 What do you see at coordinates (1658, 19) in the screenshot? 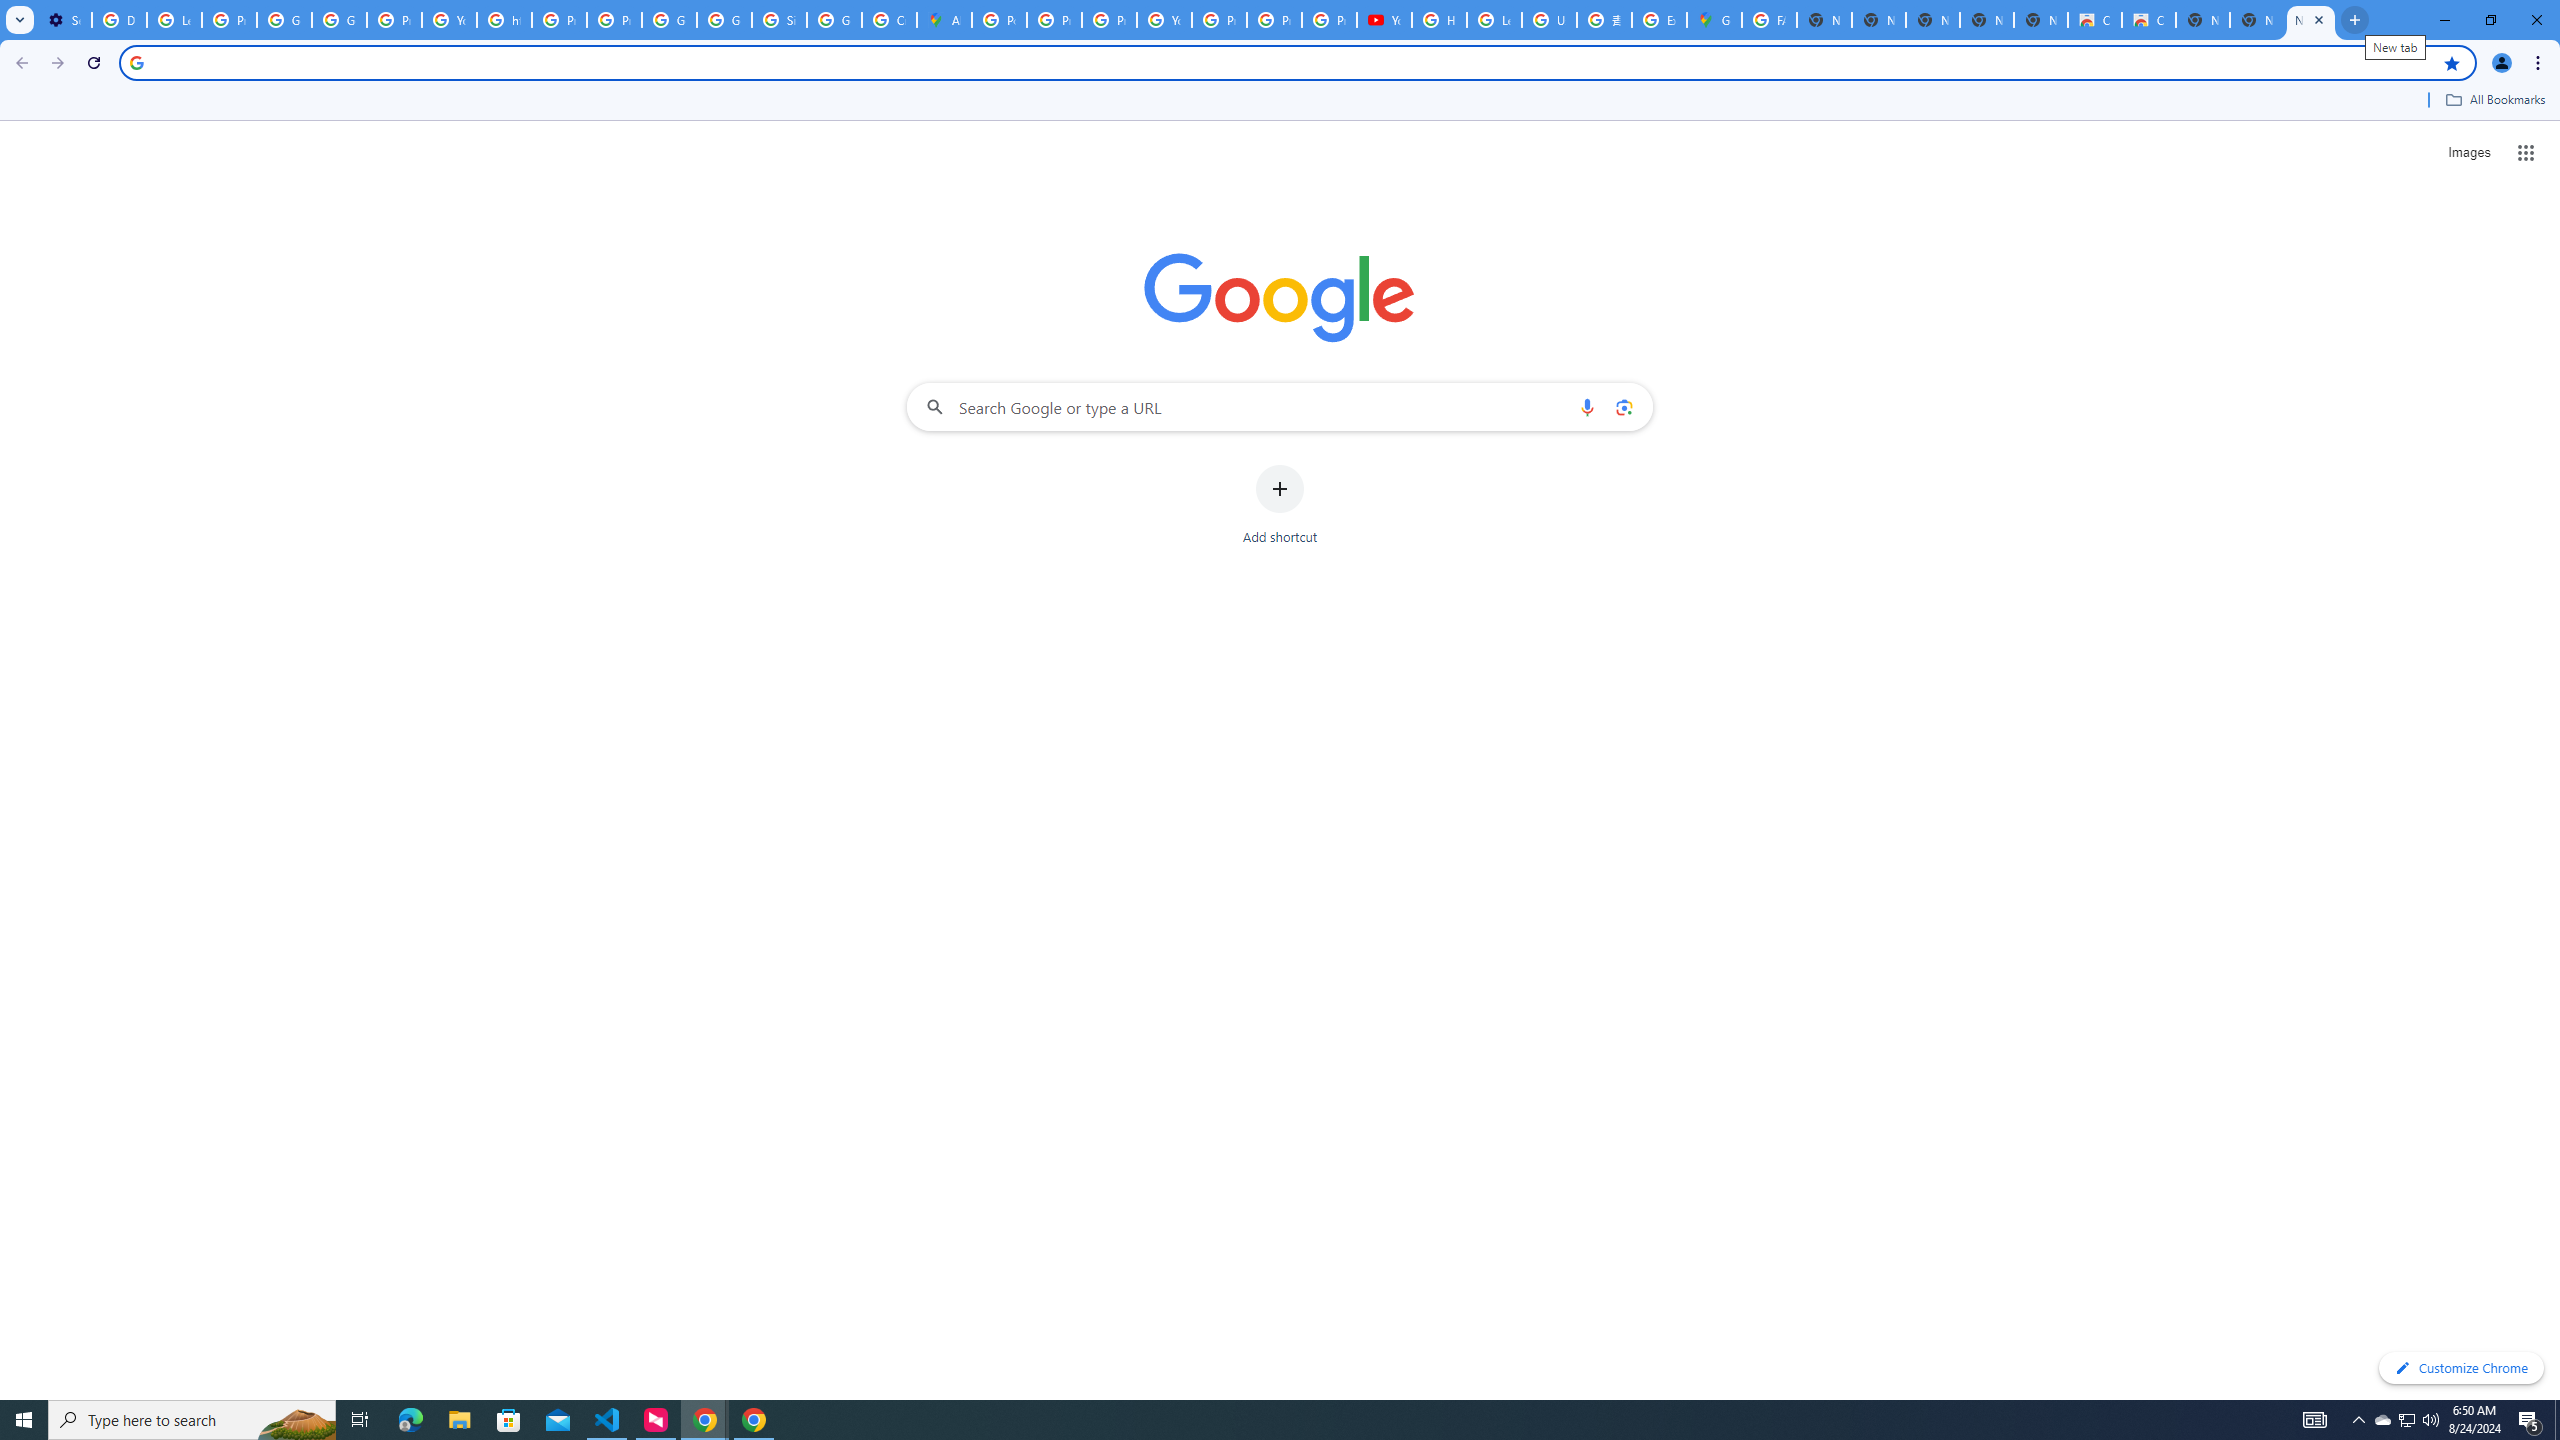
I see `'Explore new street-level details - Google Maps Help'` at bounding box center [1658, 19].